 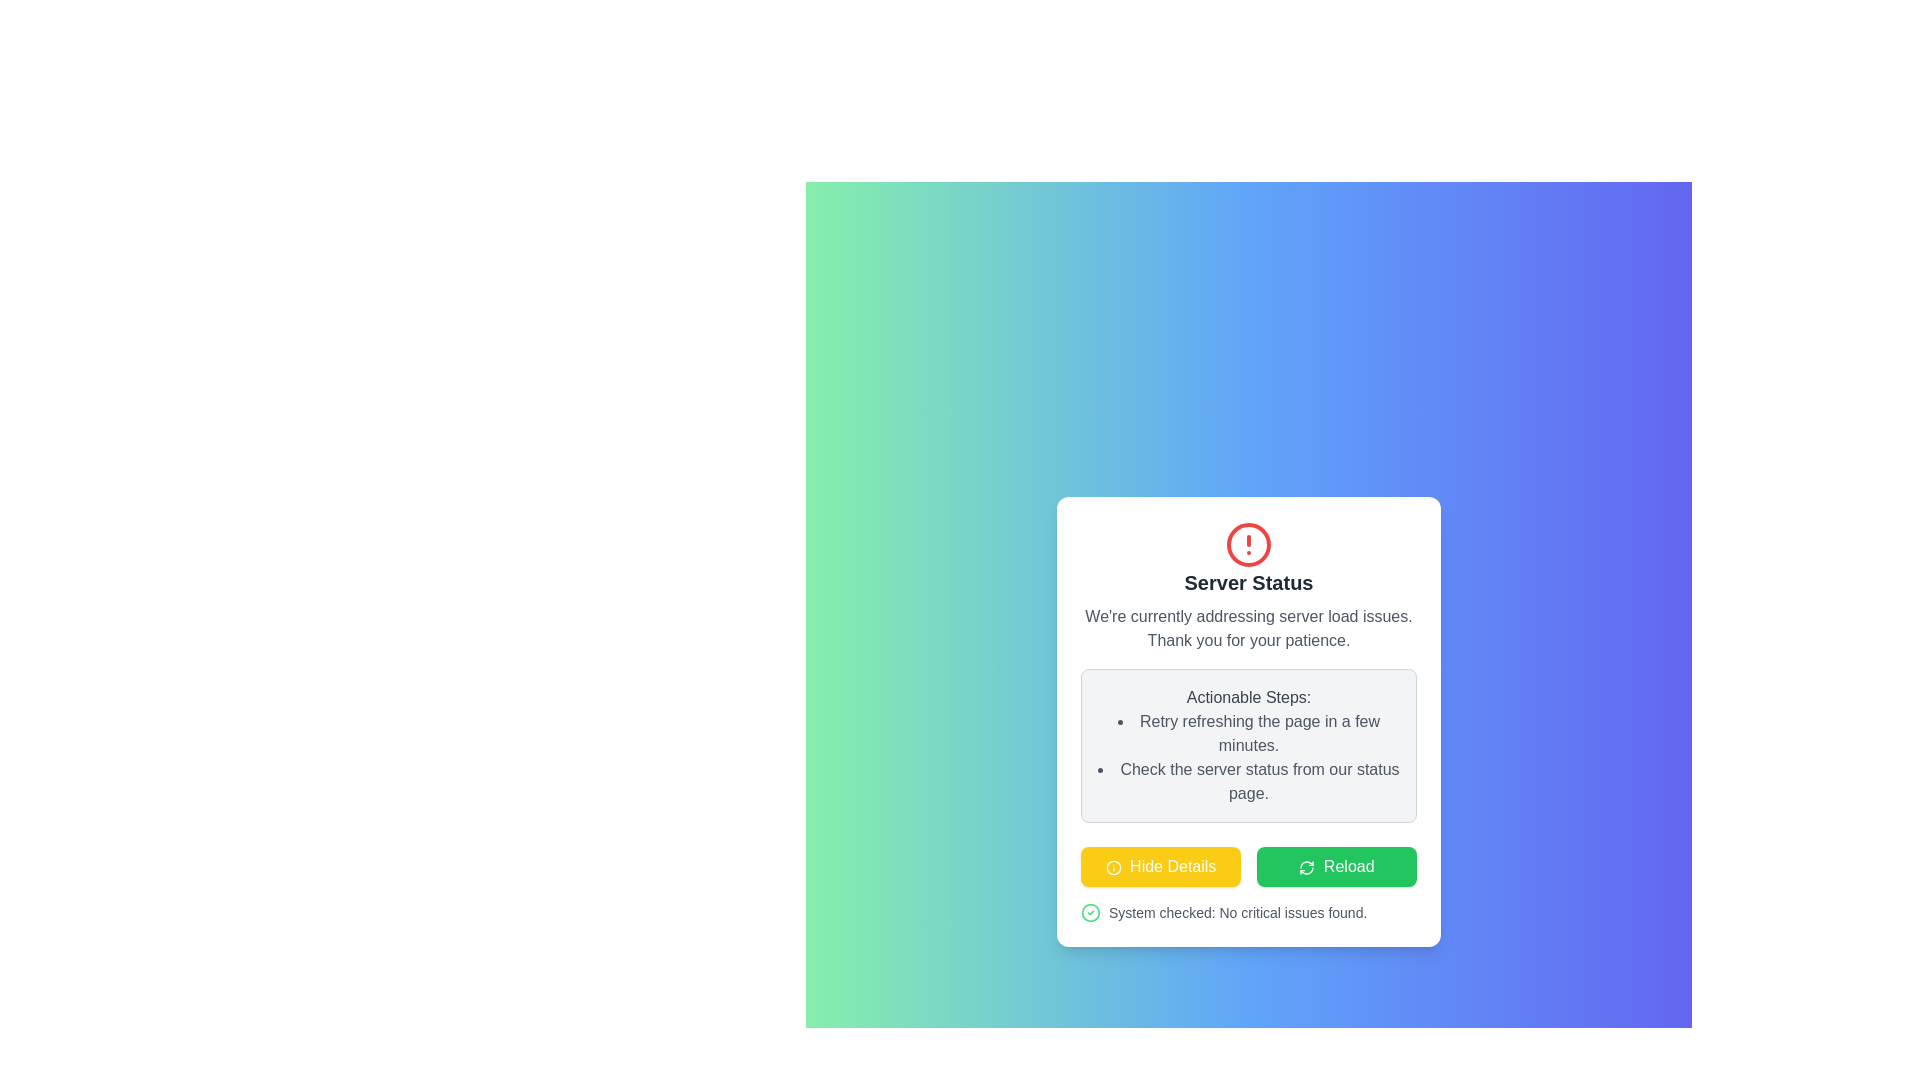 I want to click on static text title of the notification card, which summarizes the content and draws attention to the status information, located at the upper center area of the status card, so click(x=1247, y=582).